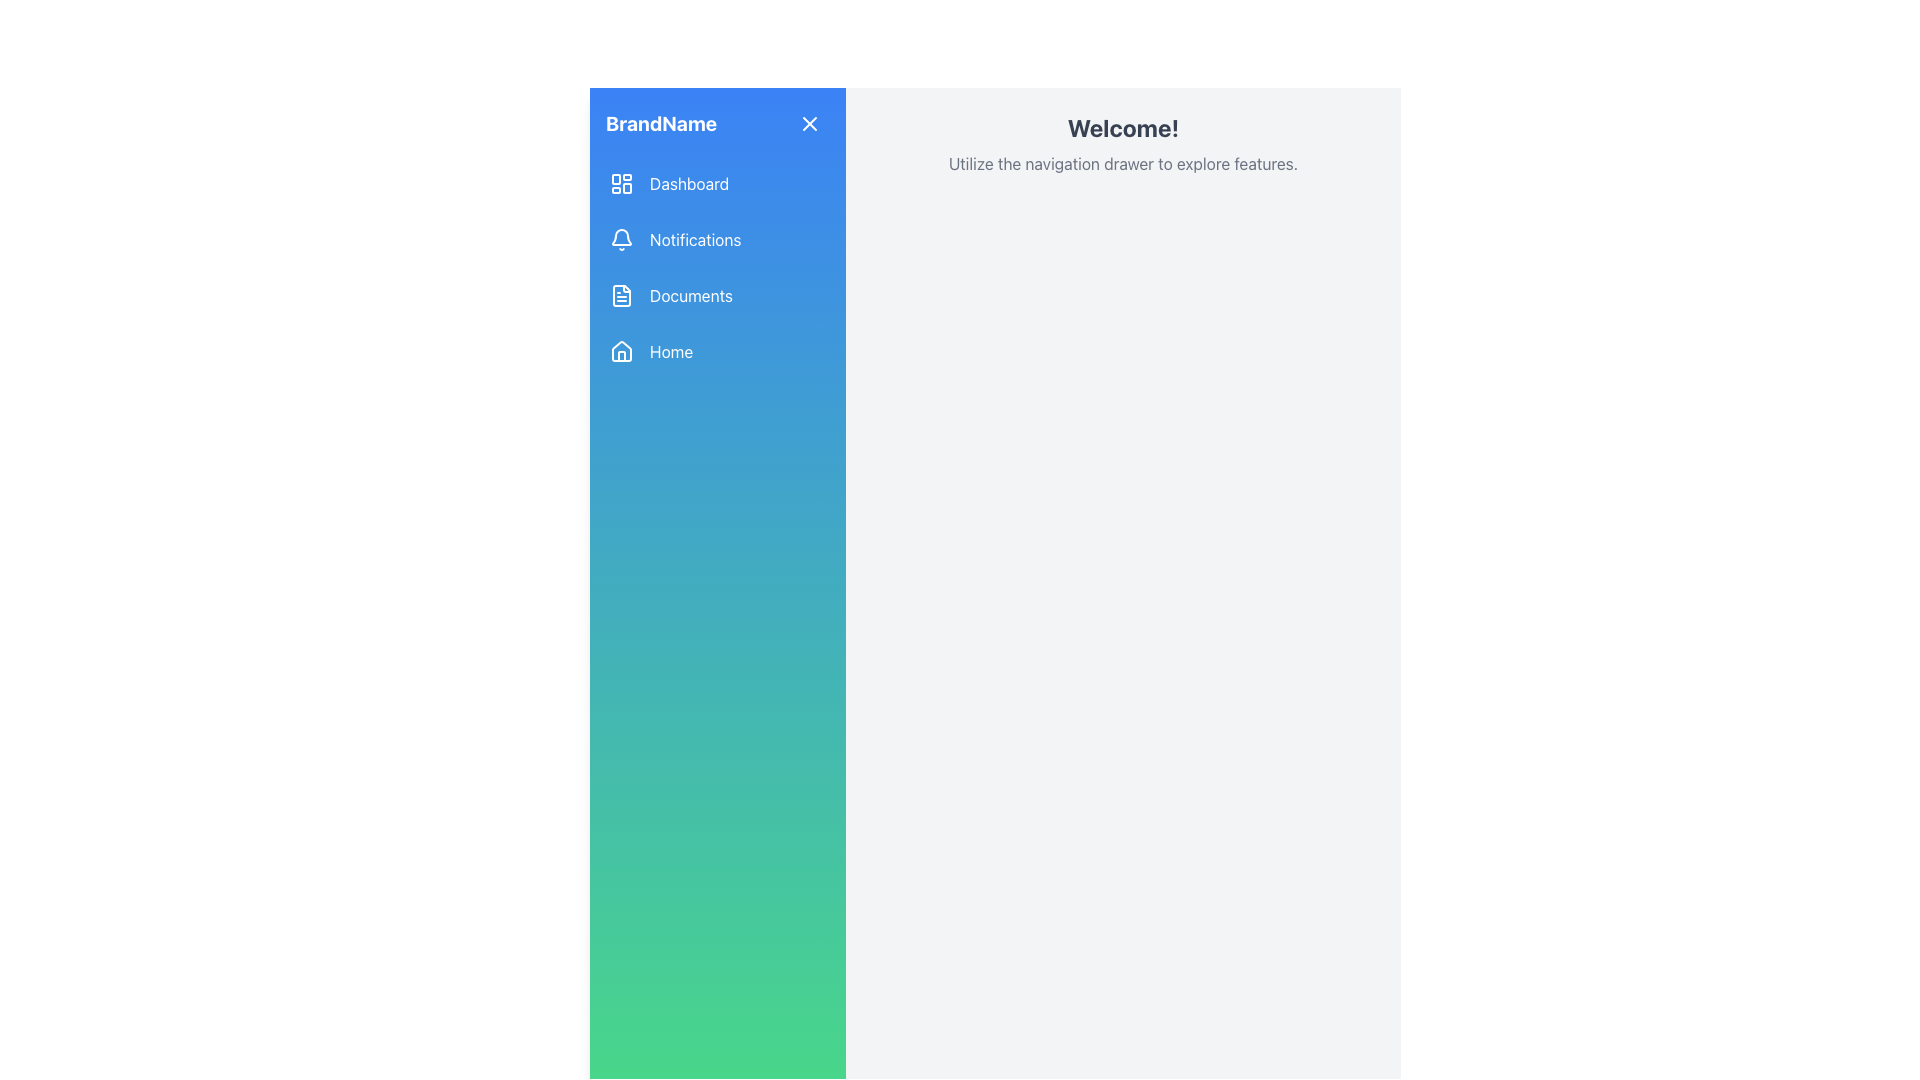  What do you see at coordinates (1123, 163) in the screenshot?
I see `the static text element that reads 'Utilize the navigation drawer` at bounding box center [1123, 163].